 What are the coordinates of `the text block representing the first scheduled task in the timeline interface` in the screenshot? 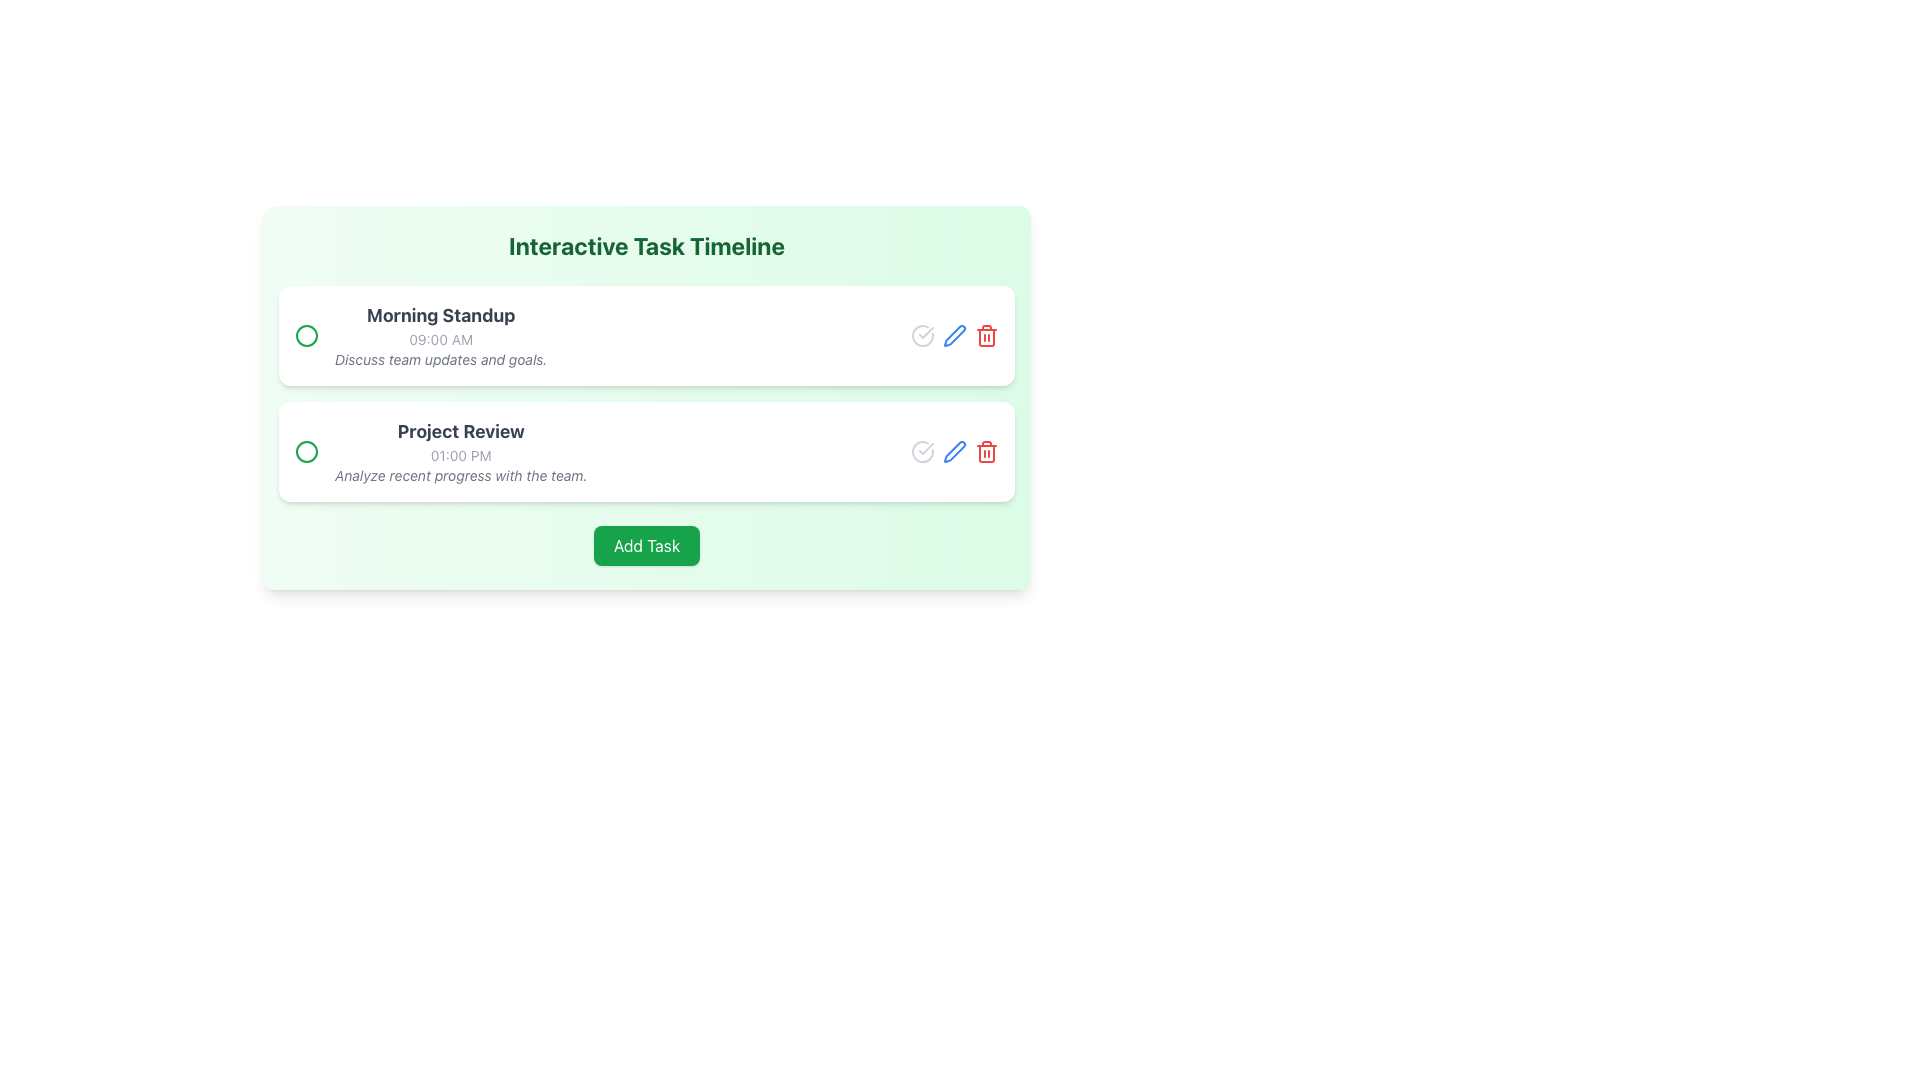 It's located at (440, 334).